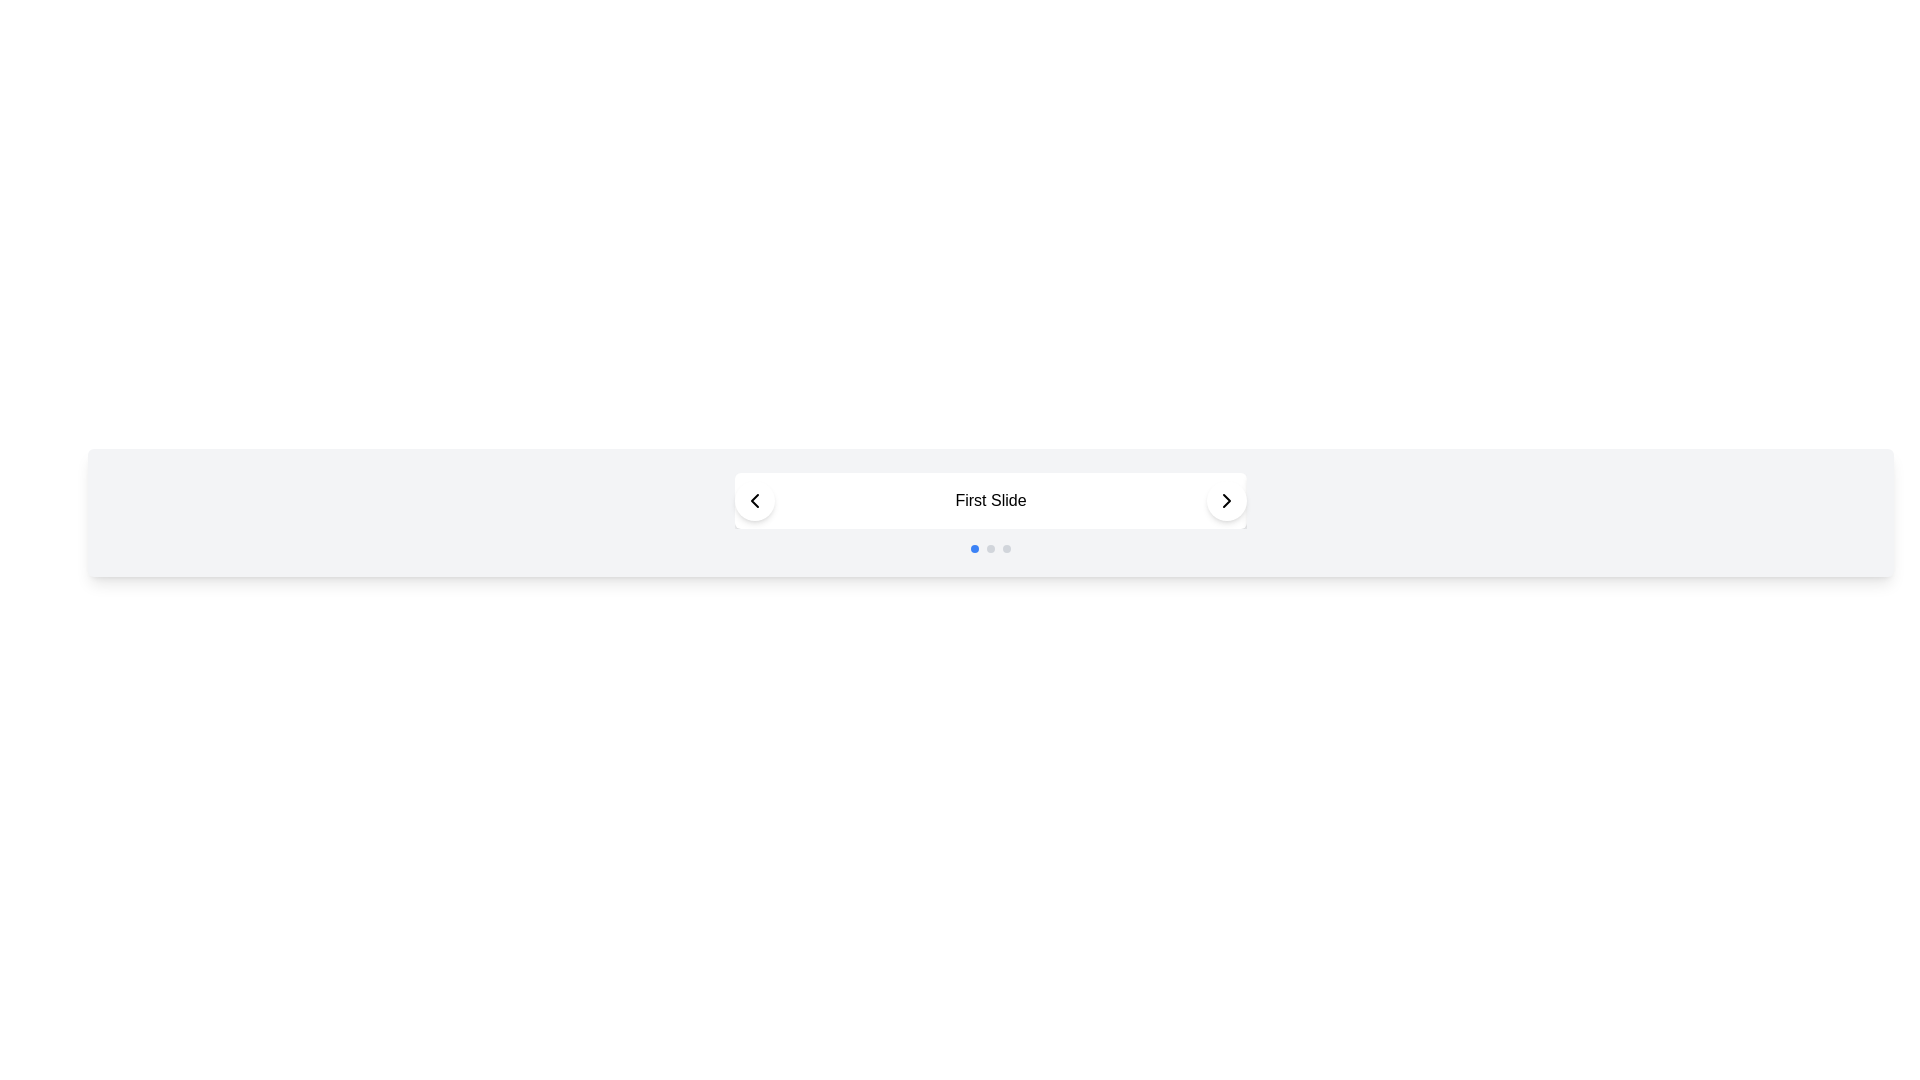 The image size is (1920, 1080). What do you see at coordinates (990, 548) in the screenshot?
I see `the Carousel Indicator (Dot Navigation) located below the main carousel display area, which indicates the currently active item in the slideshow` at bounding box center [990, 548].